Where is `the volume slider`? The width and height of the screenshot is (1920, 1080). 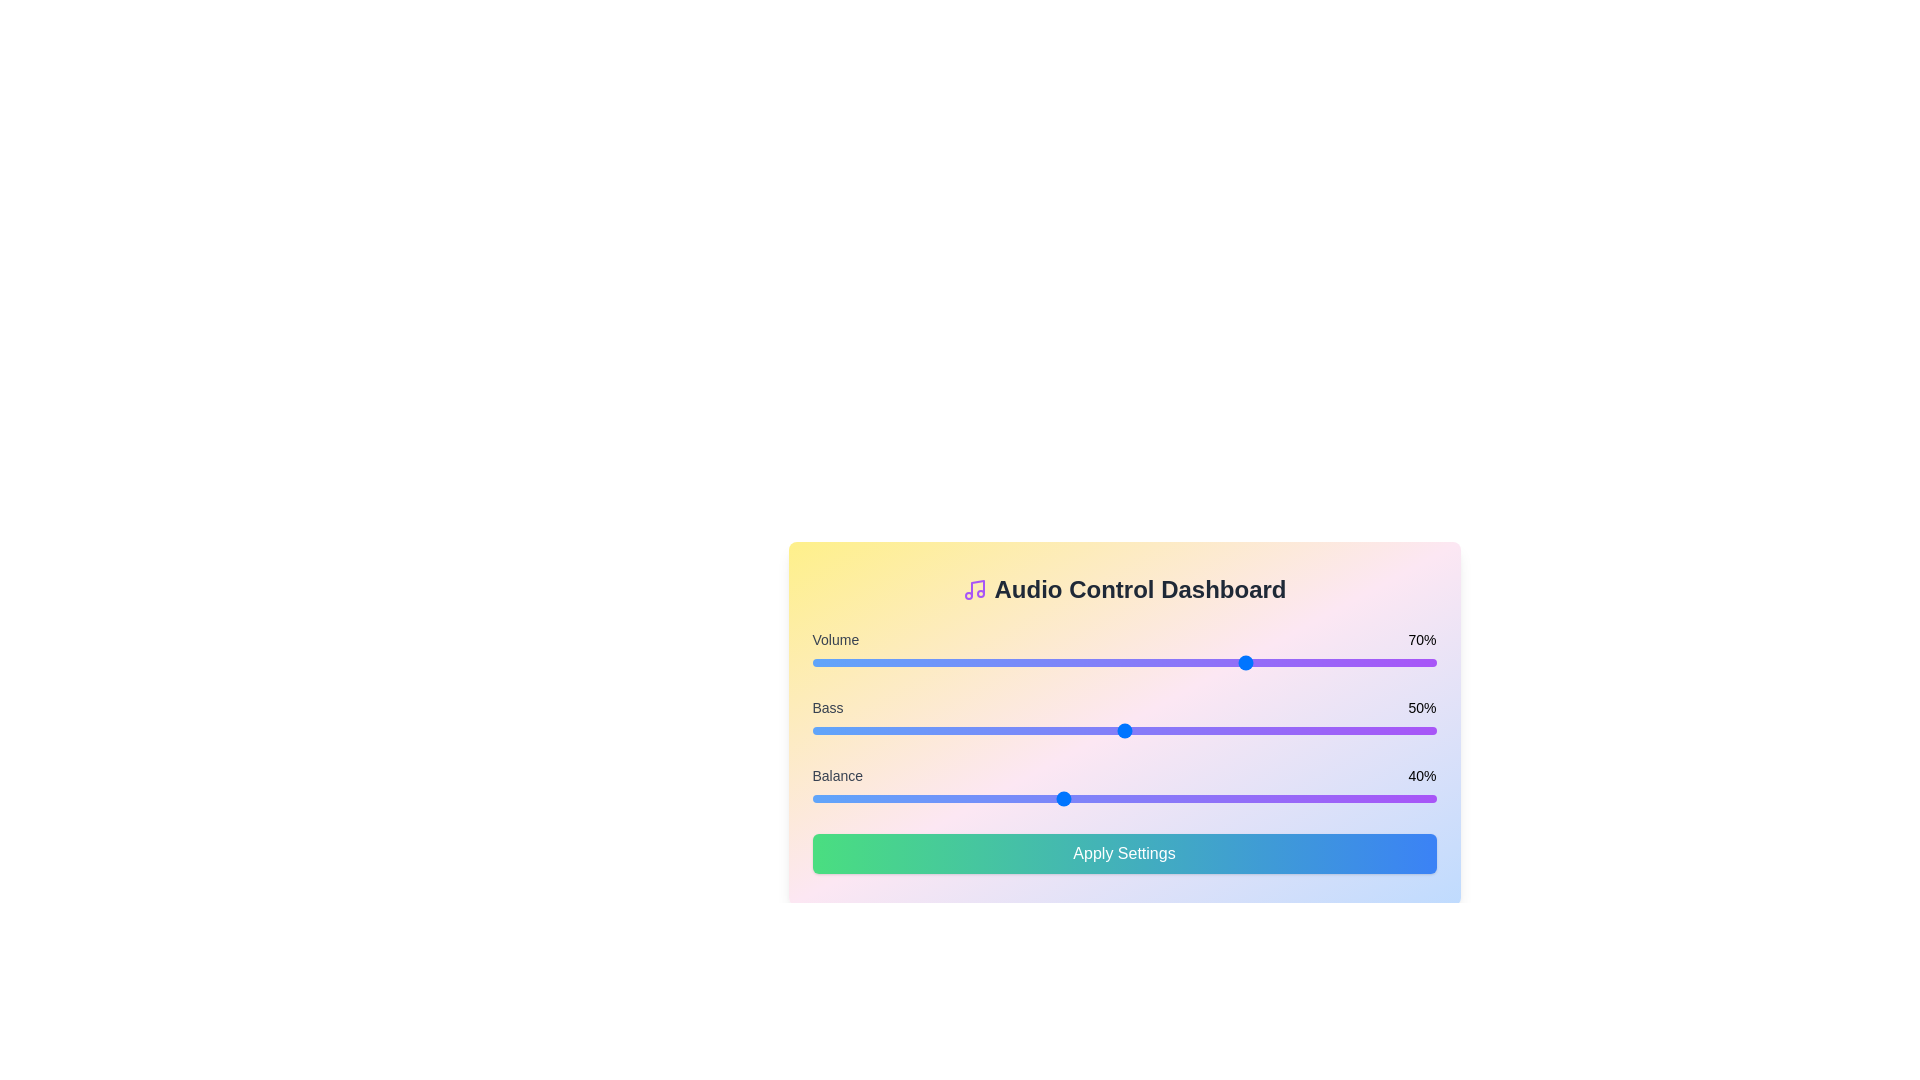
the volume slider is located at coordinates (1079, 663).